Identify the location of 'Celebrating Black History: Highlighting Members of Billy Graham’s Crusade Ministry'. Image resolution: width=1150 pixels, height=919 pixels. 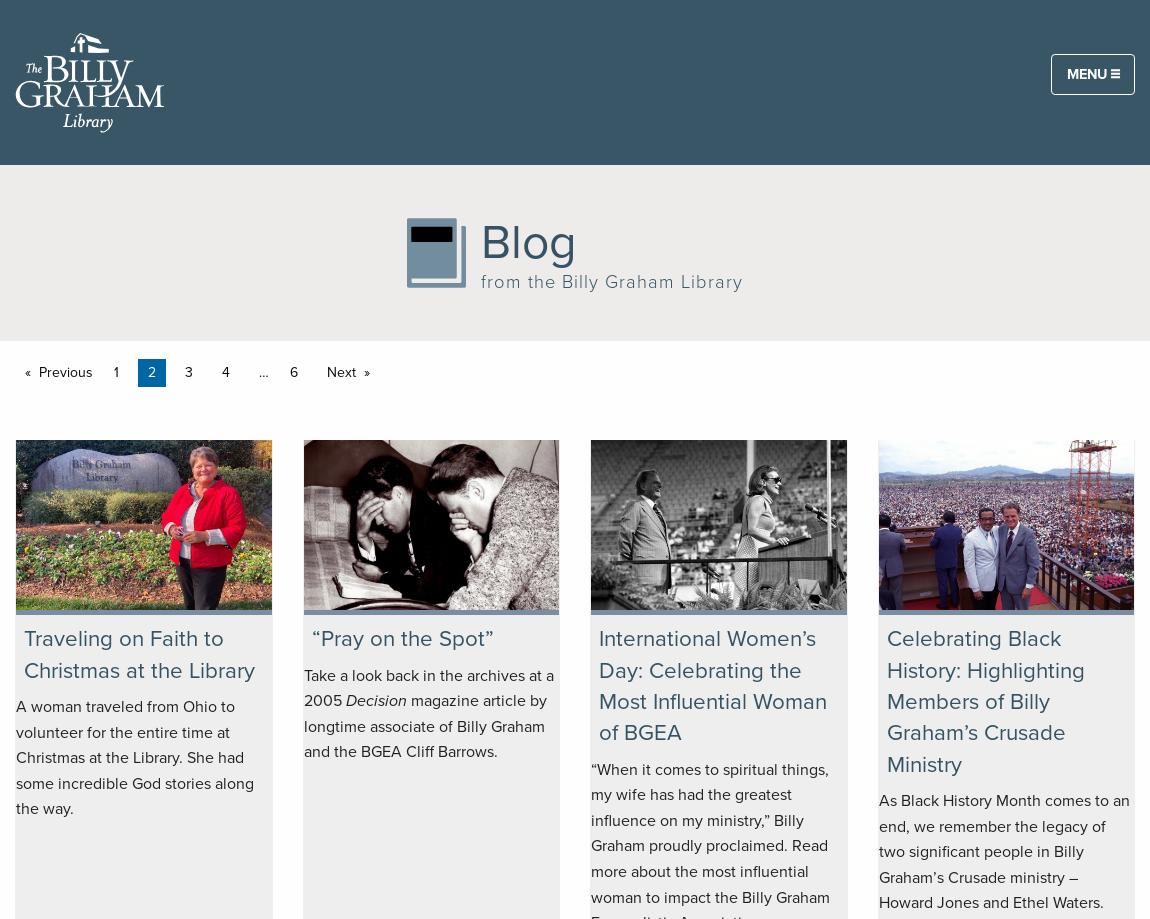
(984, 700).